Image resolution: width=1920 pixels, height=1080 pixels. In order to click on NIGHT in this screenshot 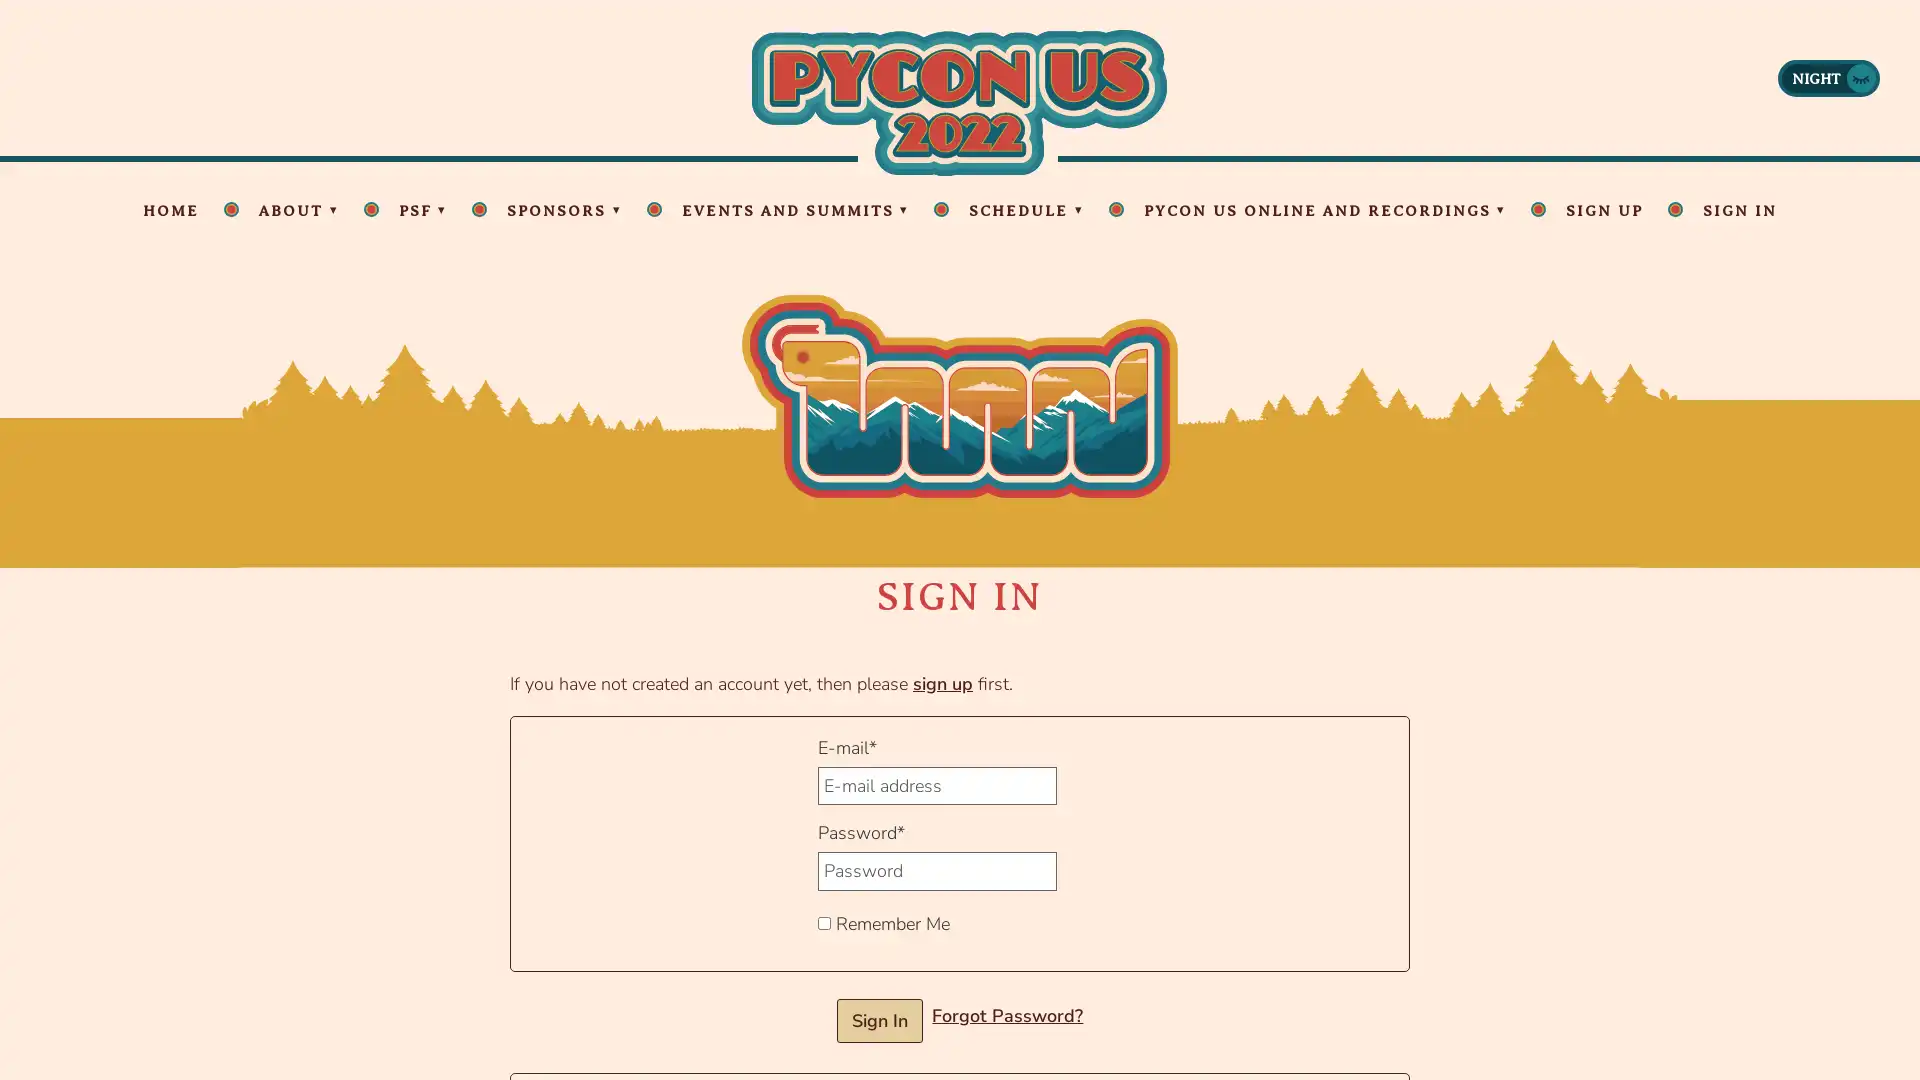, I will do `click(1828, 76)`.